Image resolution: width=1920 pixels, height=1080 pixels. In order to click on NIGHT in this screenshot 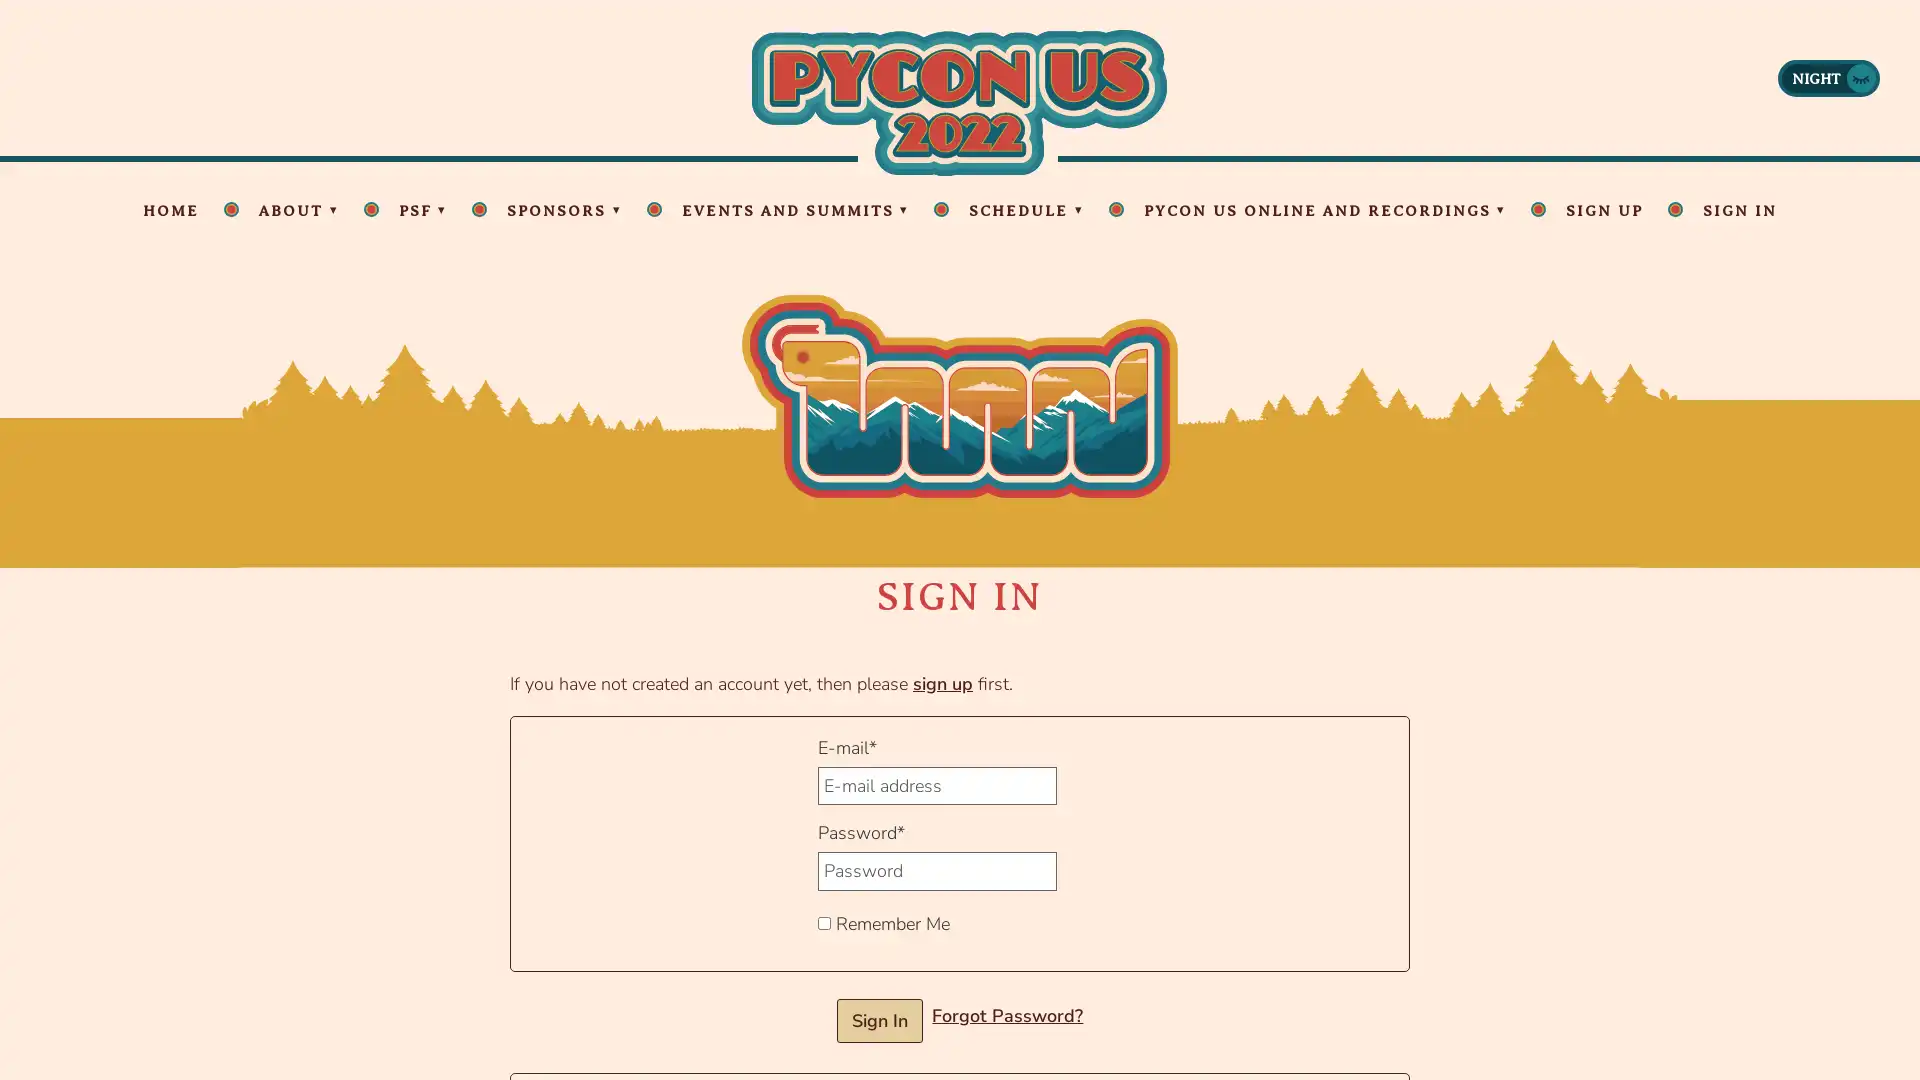, I will do `click(1828, 76)`.